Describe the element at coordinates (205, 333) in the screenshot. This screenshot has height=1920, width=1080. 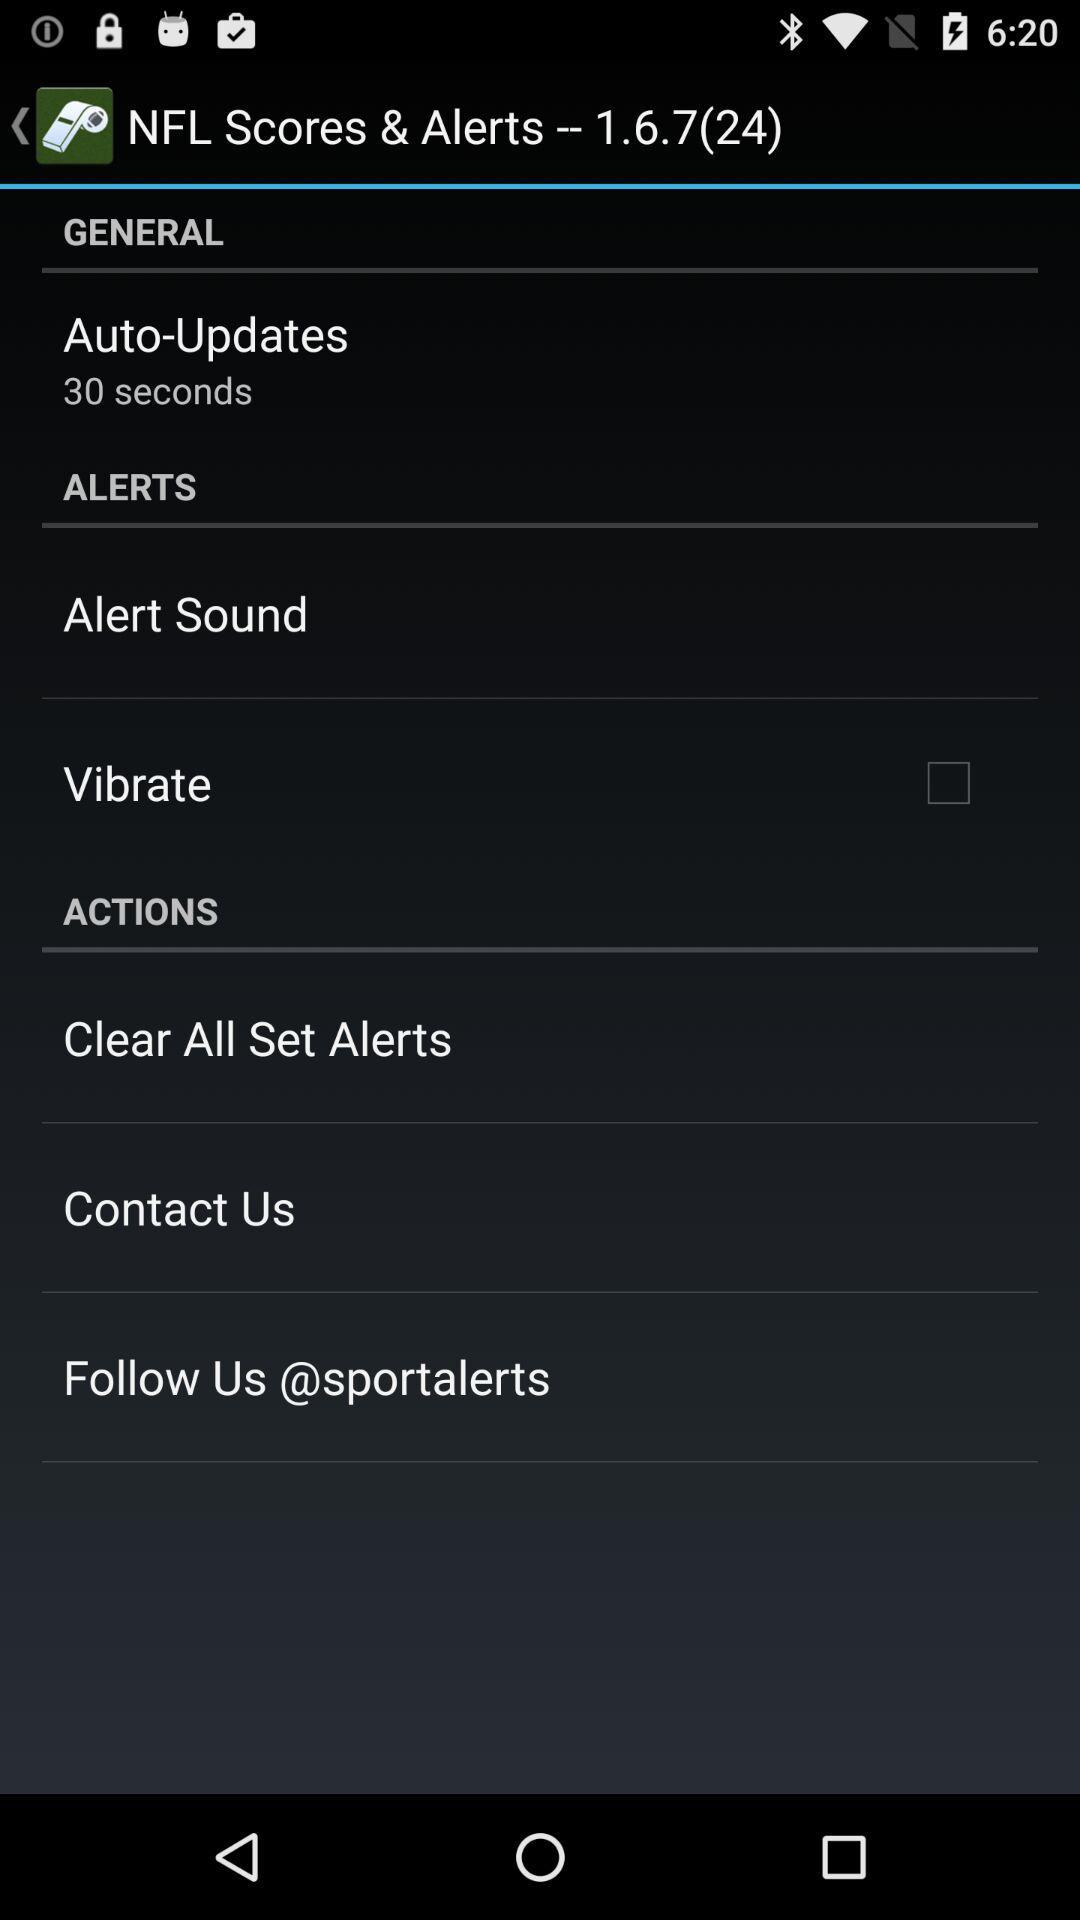
I see `app below the general app` at that location.